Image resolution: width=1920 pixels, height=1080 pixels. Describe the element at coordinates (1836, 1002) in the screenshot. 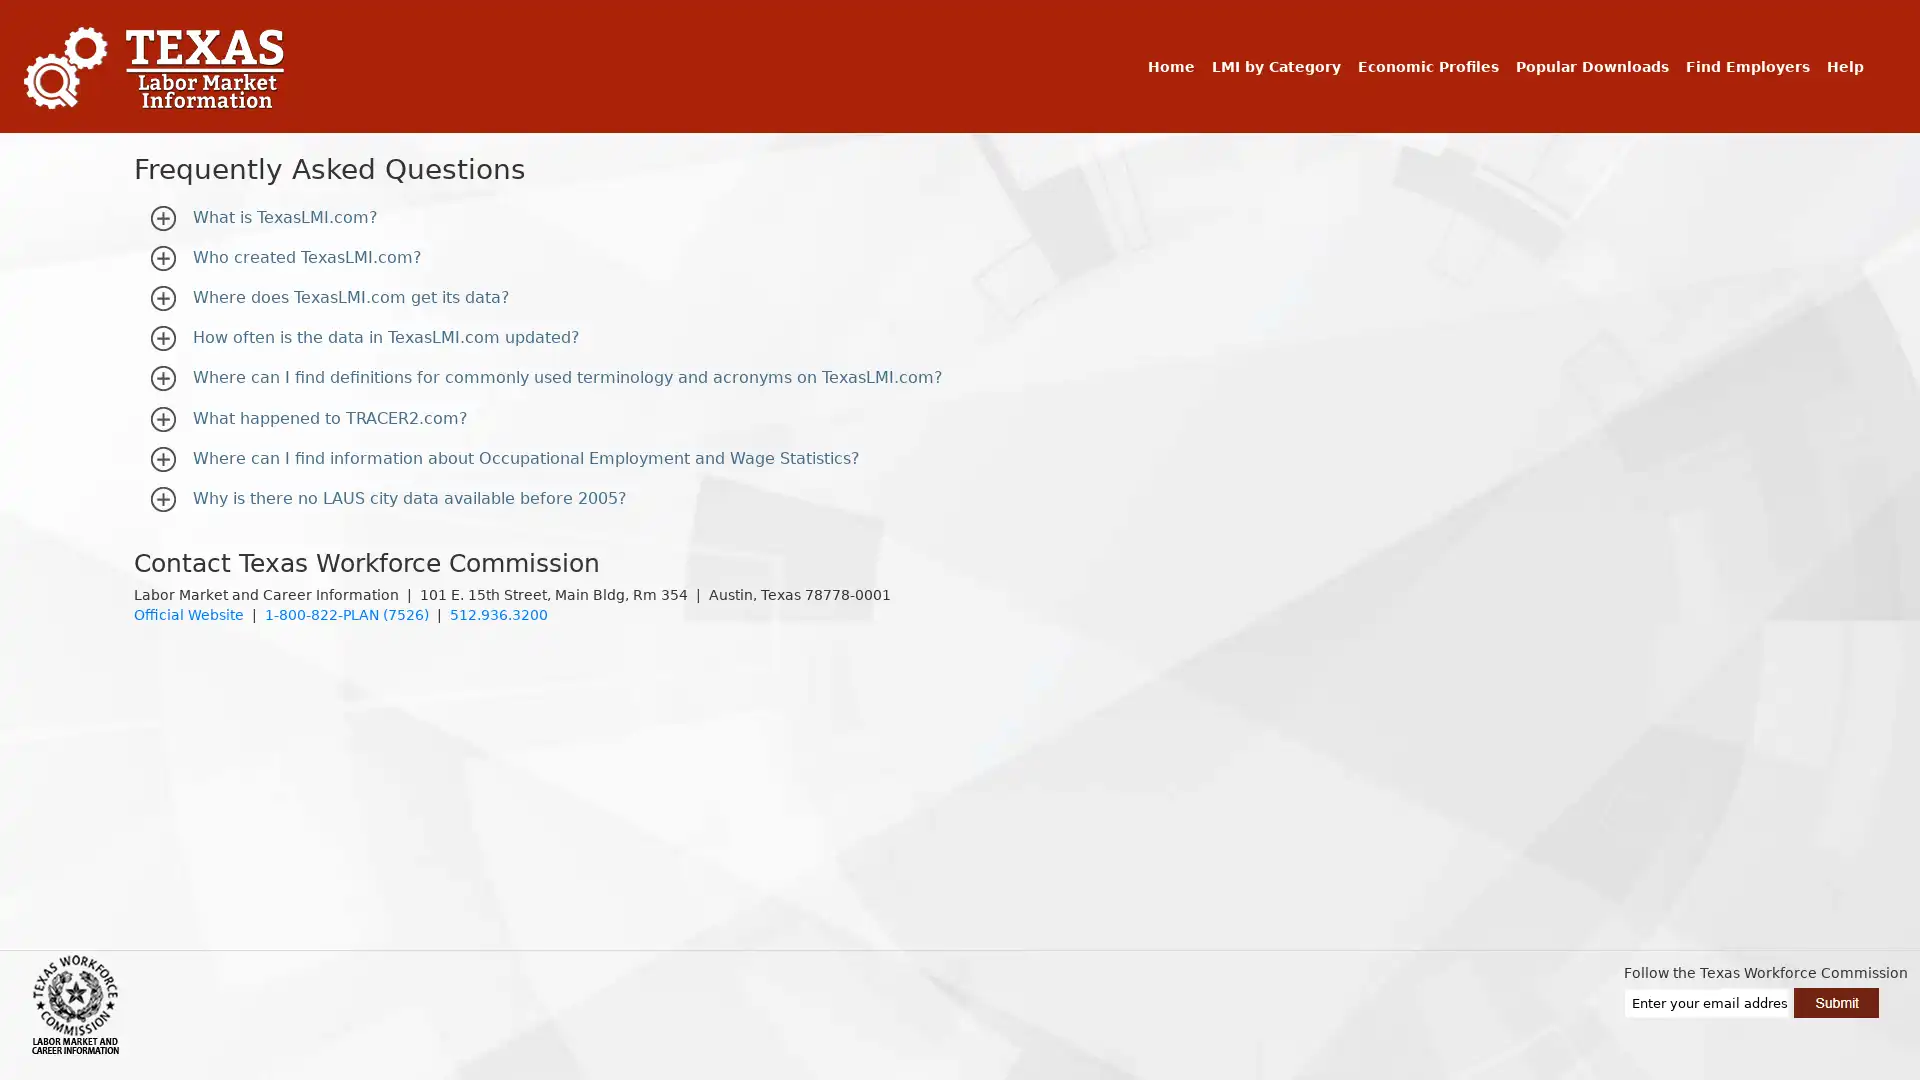

I see `Submit` at that location.